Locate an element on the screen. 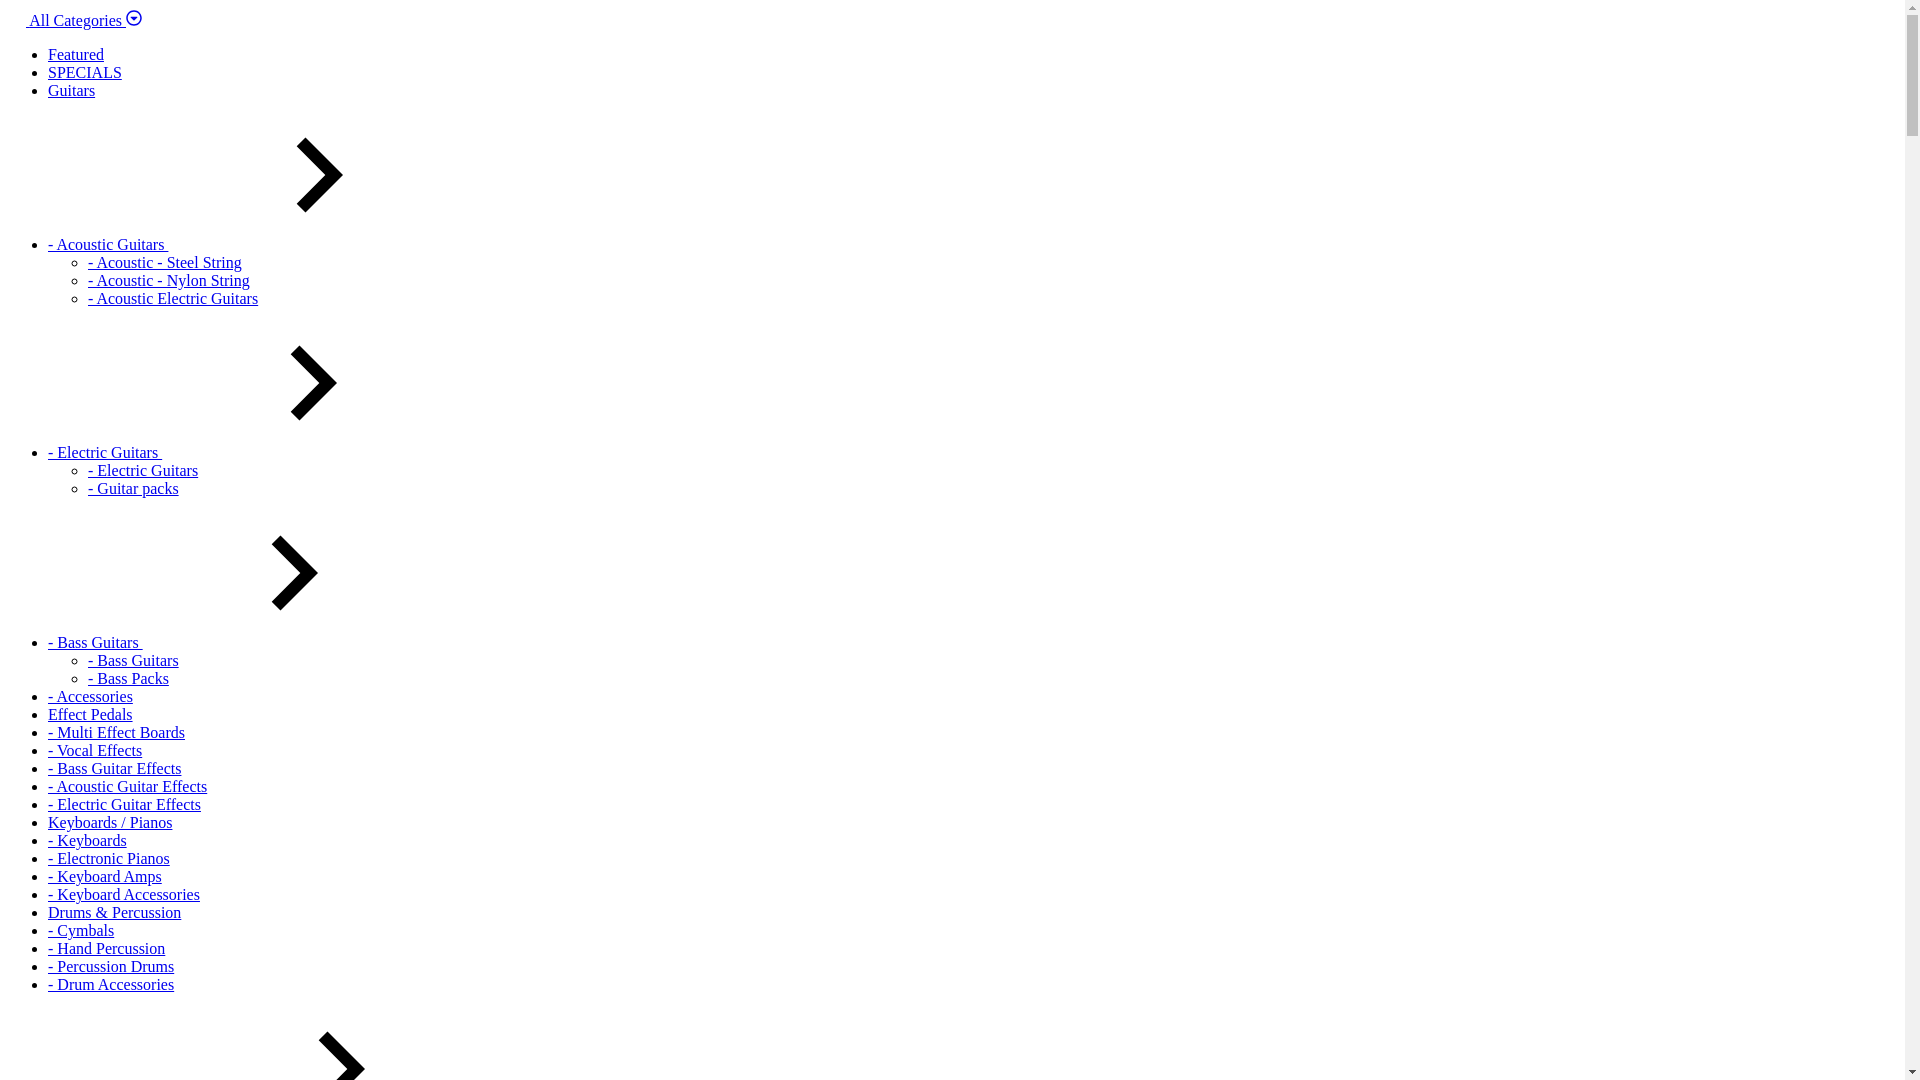 The width and height of the screenshot is (1920, 1080). '- Electric Guitar Effects' is located at coordinates (48, 803).